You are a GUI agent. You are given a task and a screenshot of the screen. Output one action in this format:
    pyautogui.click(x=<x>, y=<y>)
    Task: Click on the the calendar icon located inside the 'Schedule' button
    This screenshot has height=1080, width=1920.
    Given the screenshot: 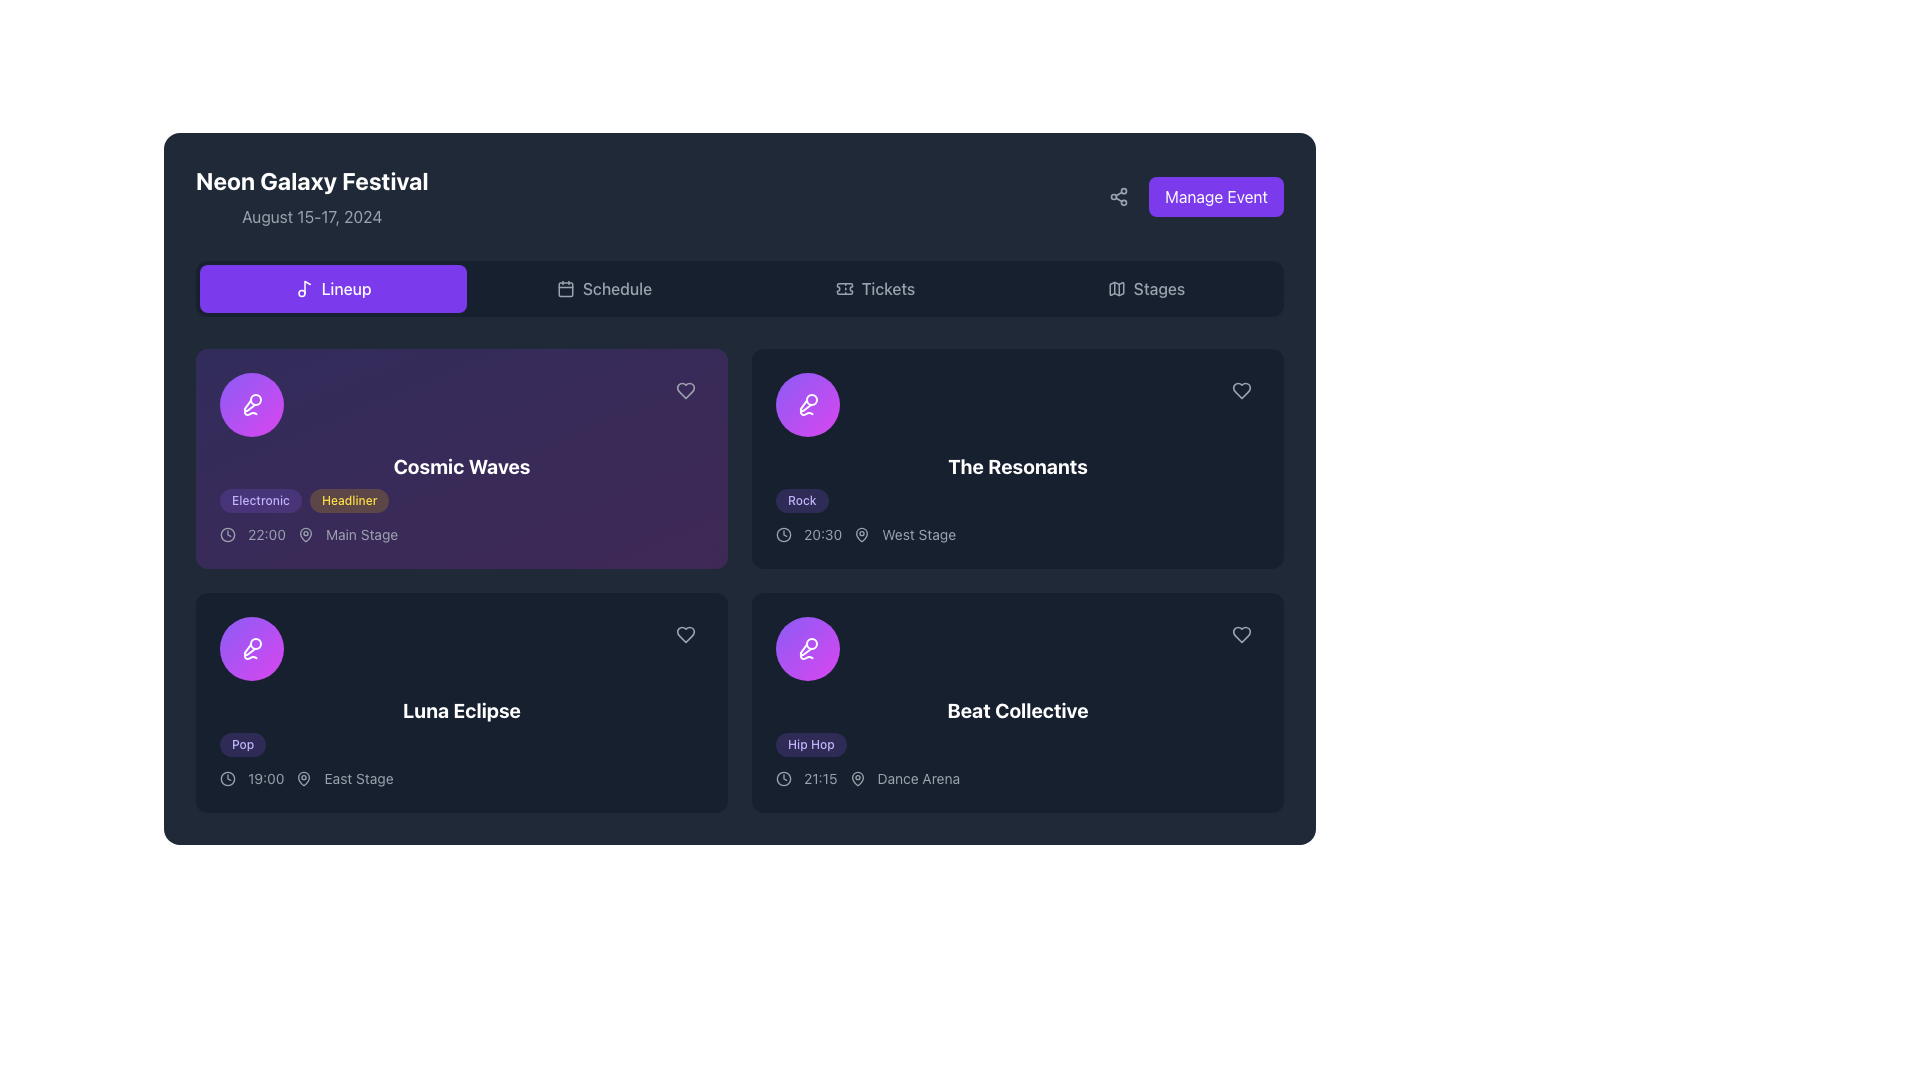 What is the action you would take?
    pyautogui.click(x=565, y=289)
    